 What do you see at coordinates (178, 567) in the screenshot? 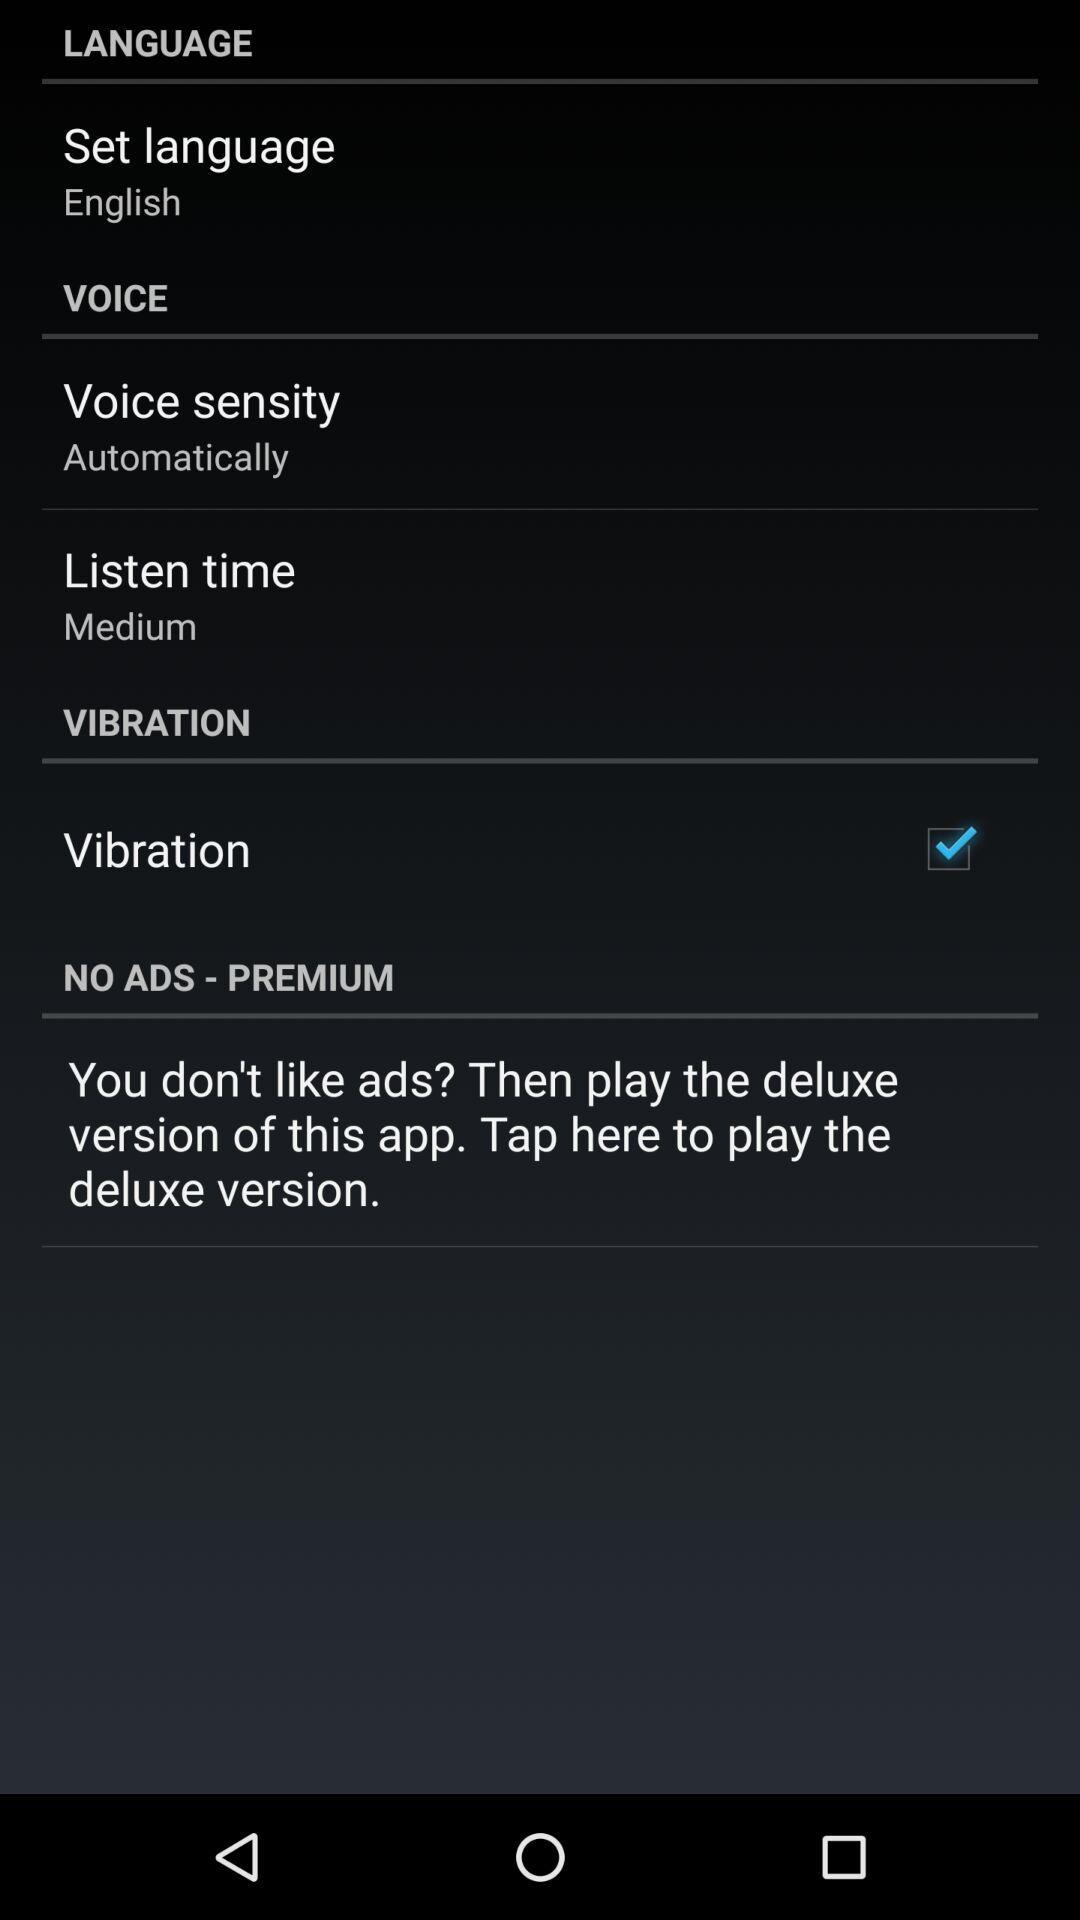
I see `listen time icon` at bounding box center [178, 567].